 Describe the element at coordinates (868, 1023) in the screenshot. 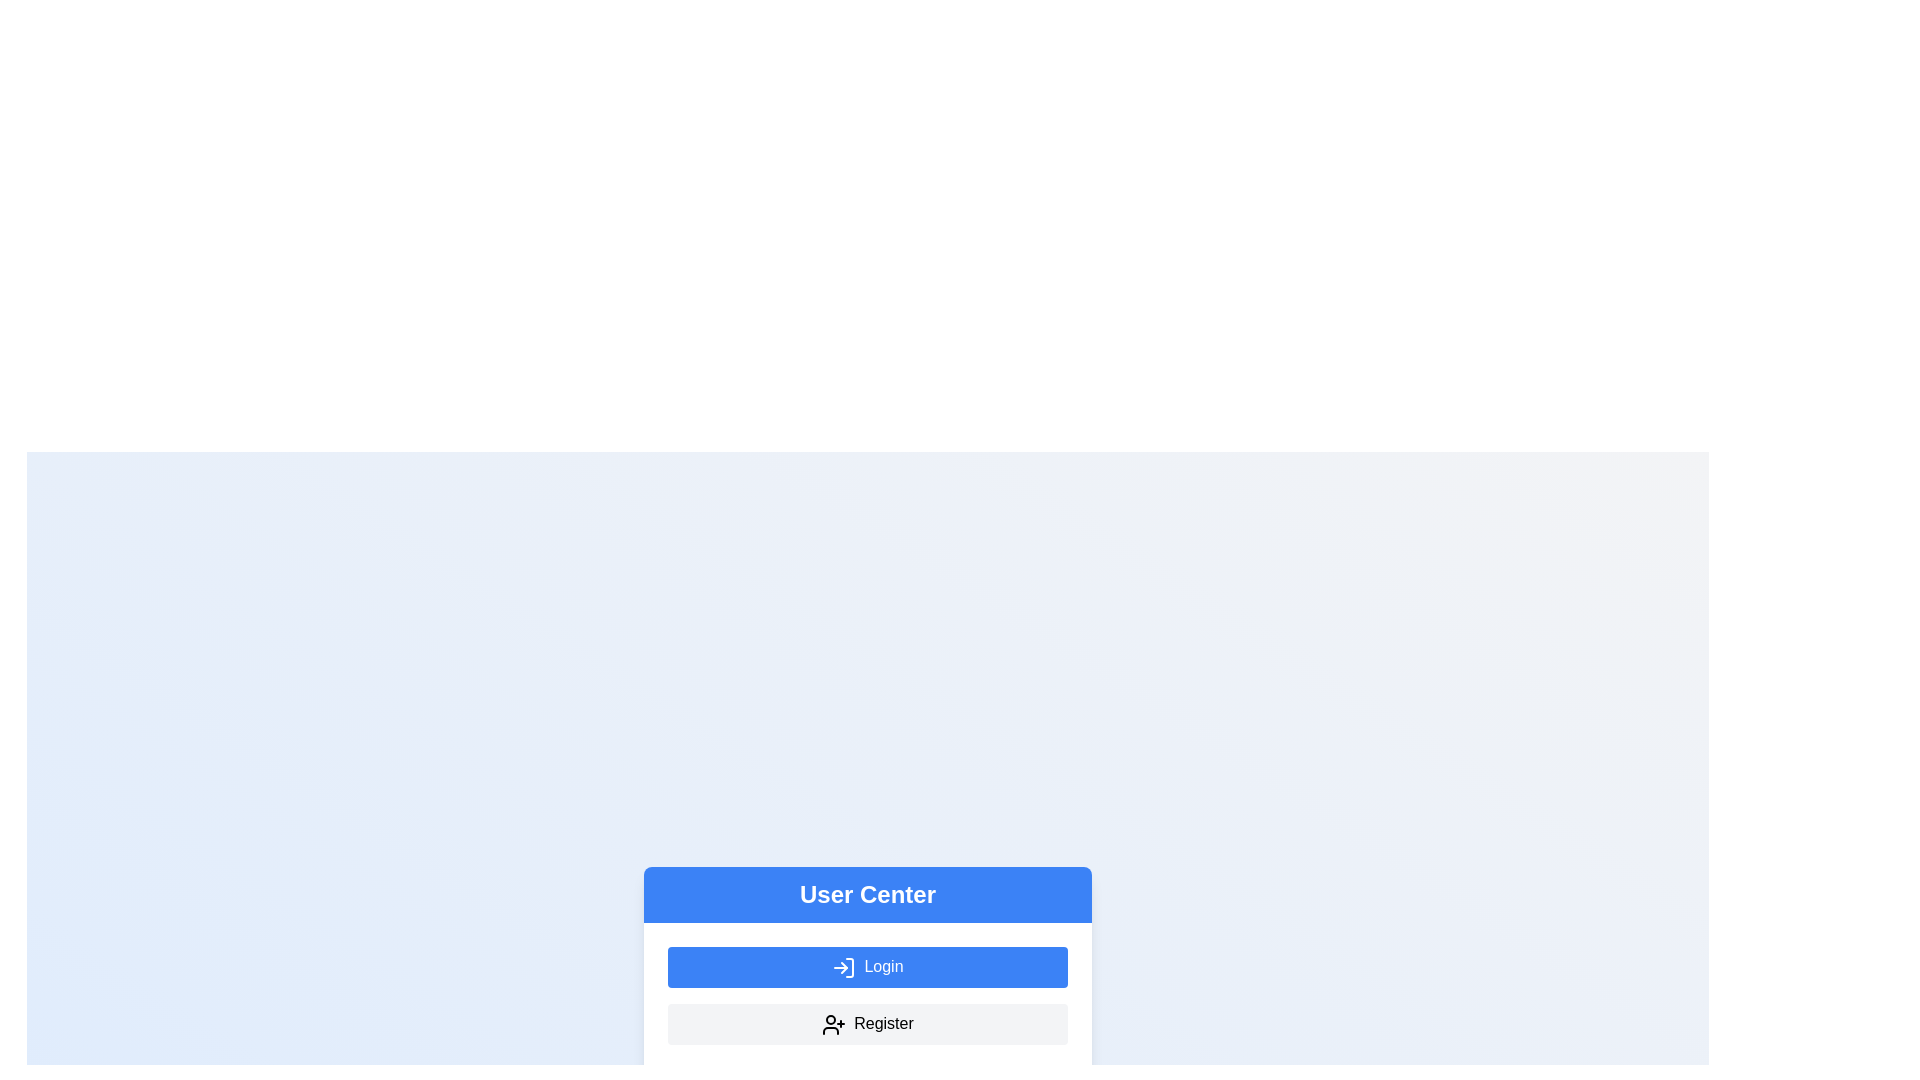

I see `the 'Register' button with a light gray background and user add icon` at that location.